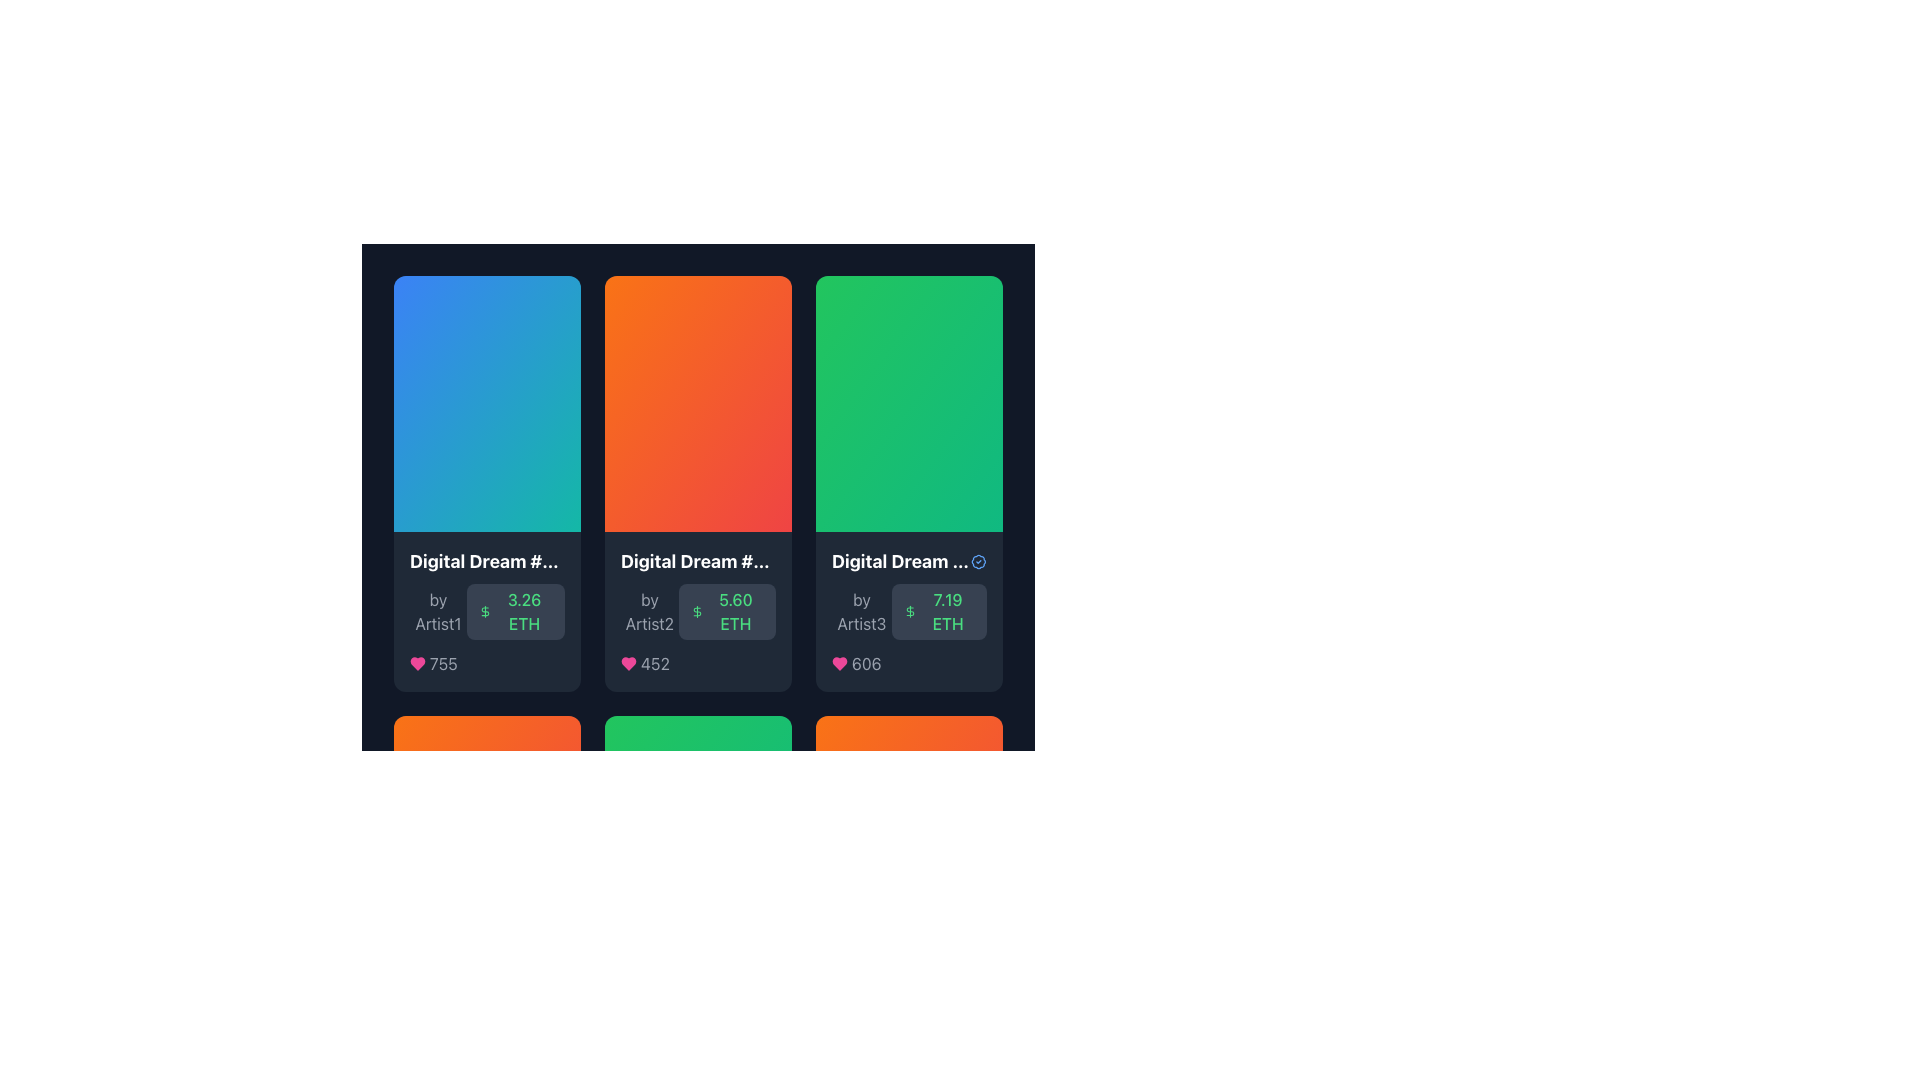 The height and width of the screenshot is (1080, 1920). Describe the element at coordinates (698, 611) in the screenshot. I see `the static label element displaying '5.60 ETH' with a dollar icon, located in the bottom-right corner of the 'Digital Dream #7323' card` at that location.